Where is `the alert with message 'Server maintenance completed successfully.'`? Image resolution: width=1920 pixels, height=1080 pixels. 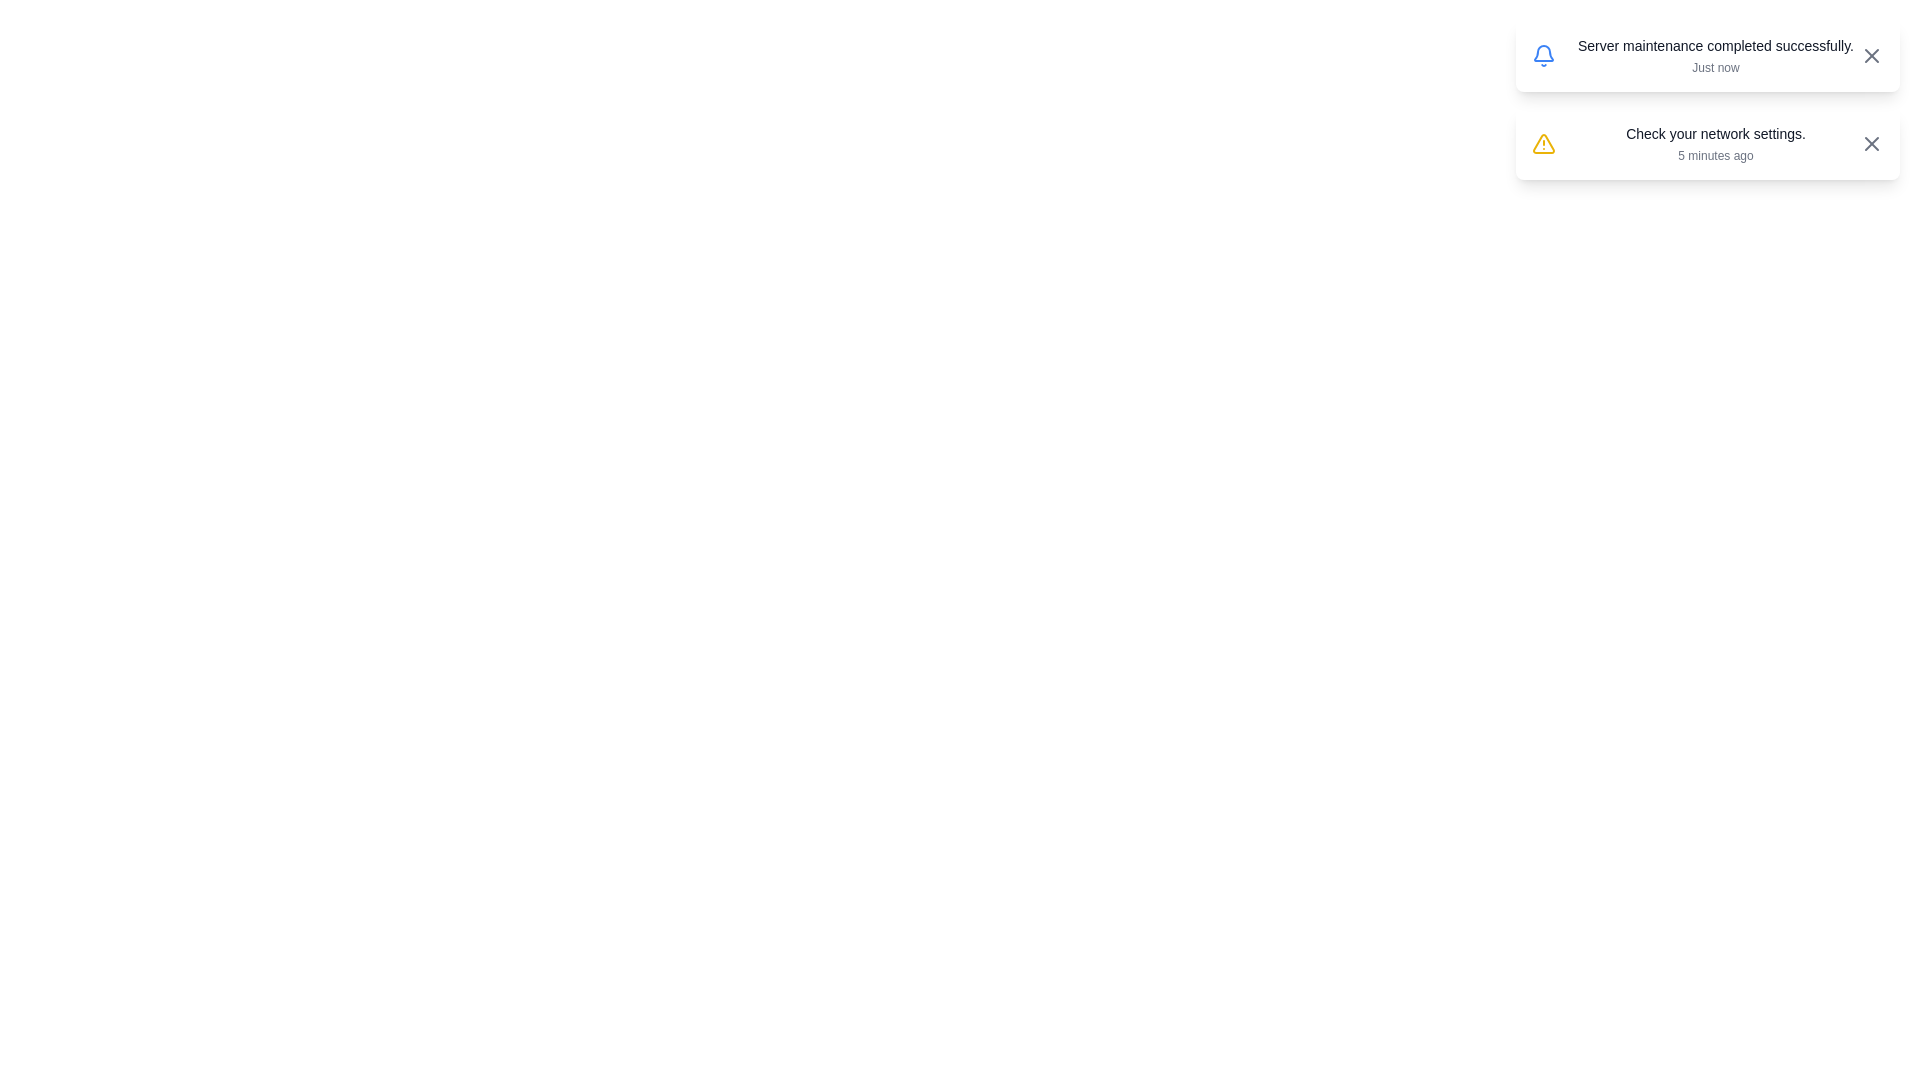 the alert with message 'Server maintenance completed successfully.' is located at coordinates (1707, 55).